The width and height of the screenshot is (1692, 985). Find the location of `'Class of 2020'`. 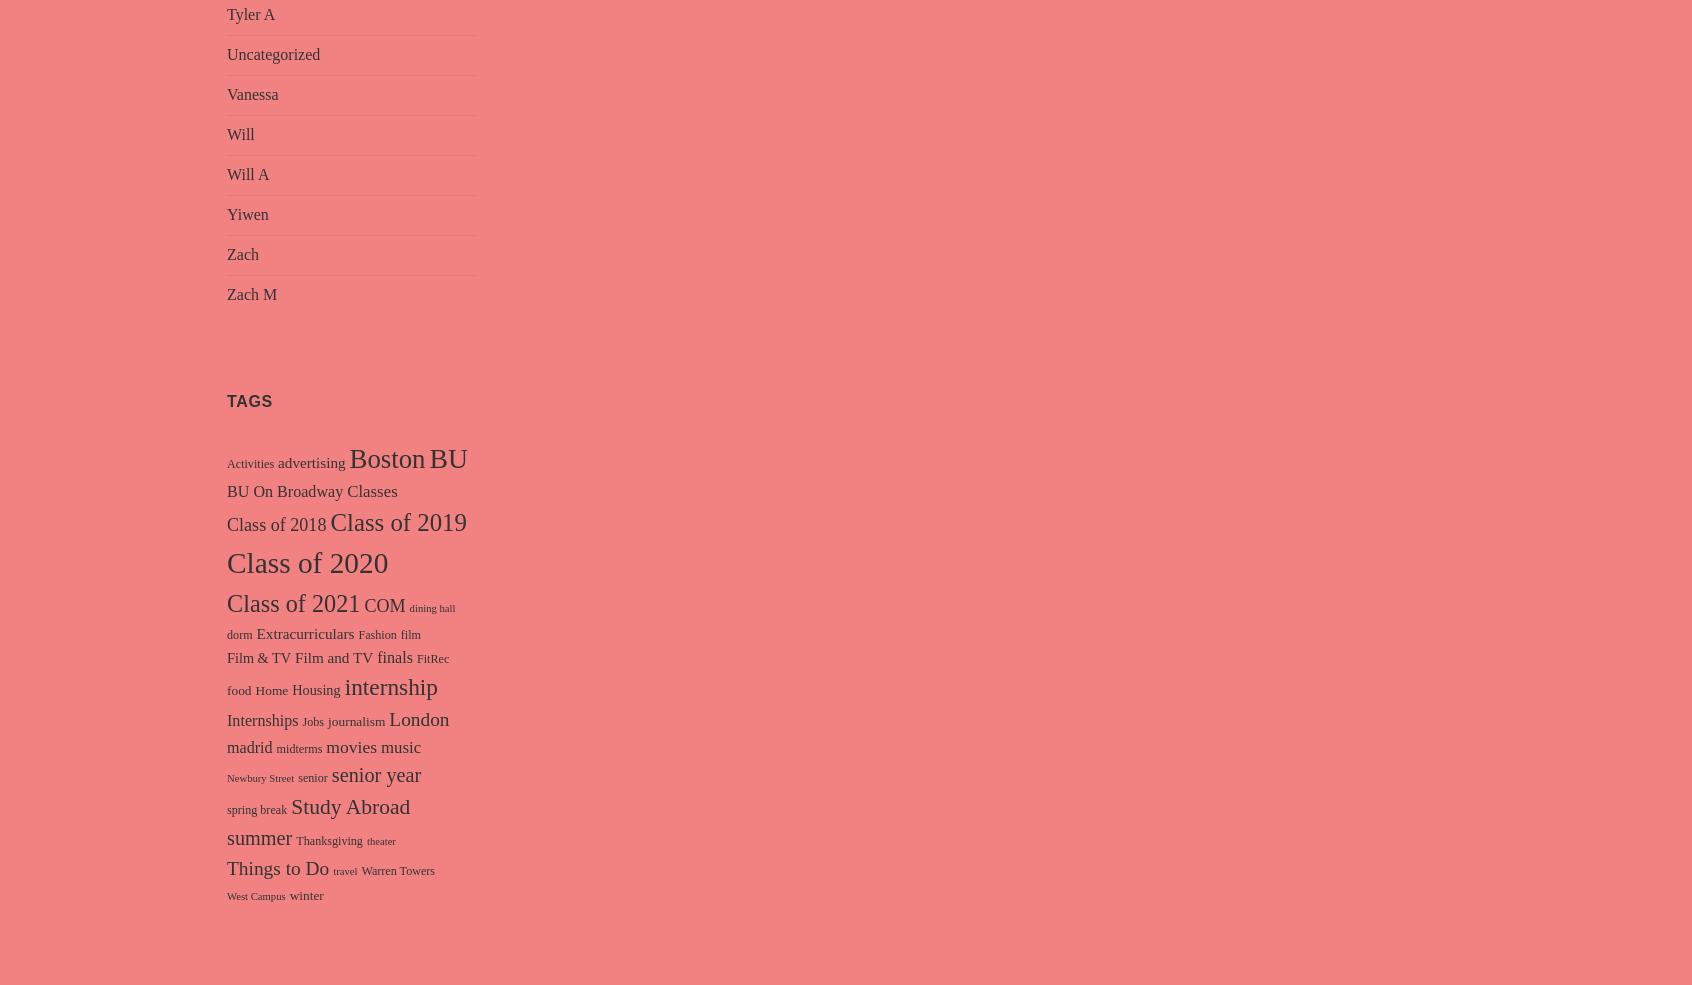

'Class of 2020' is located at coordinates (306, 562).